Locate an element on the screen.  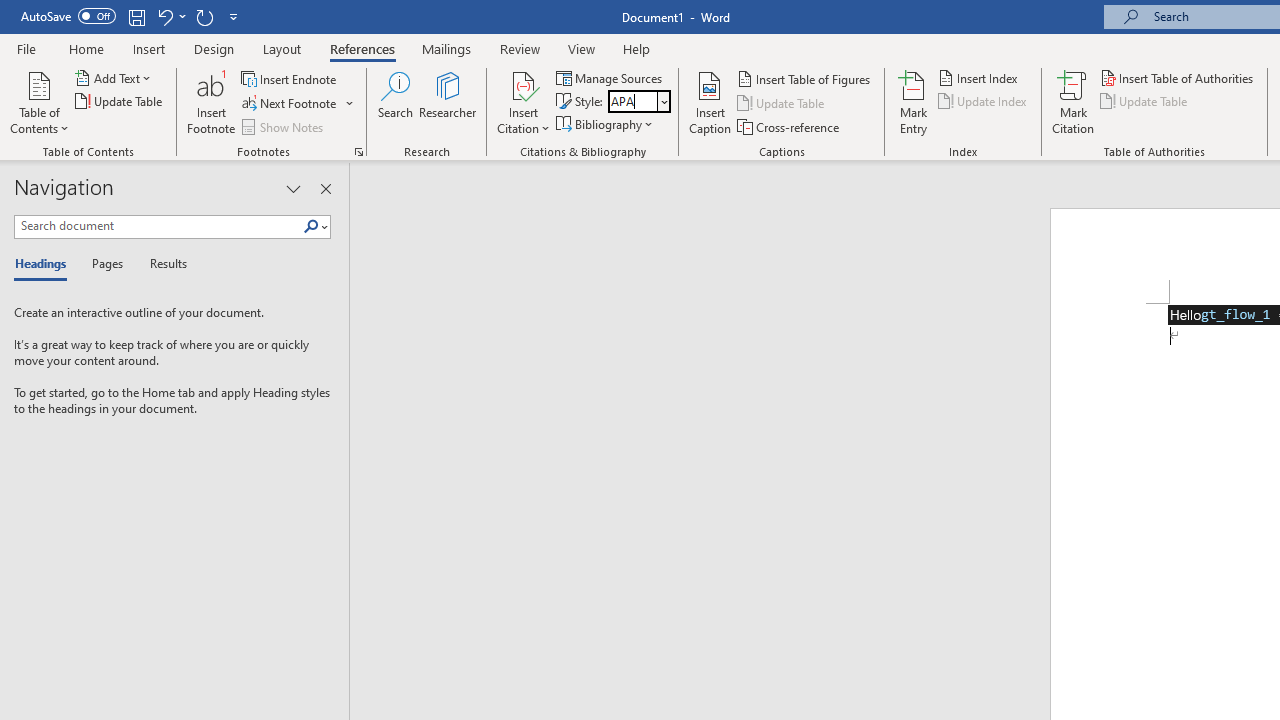
'Customize Quick Access Toolbar' is located at coordinates (234, 16).